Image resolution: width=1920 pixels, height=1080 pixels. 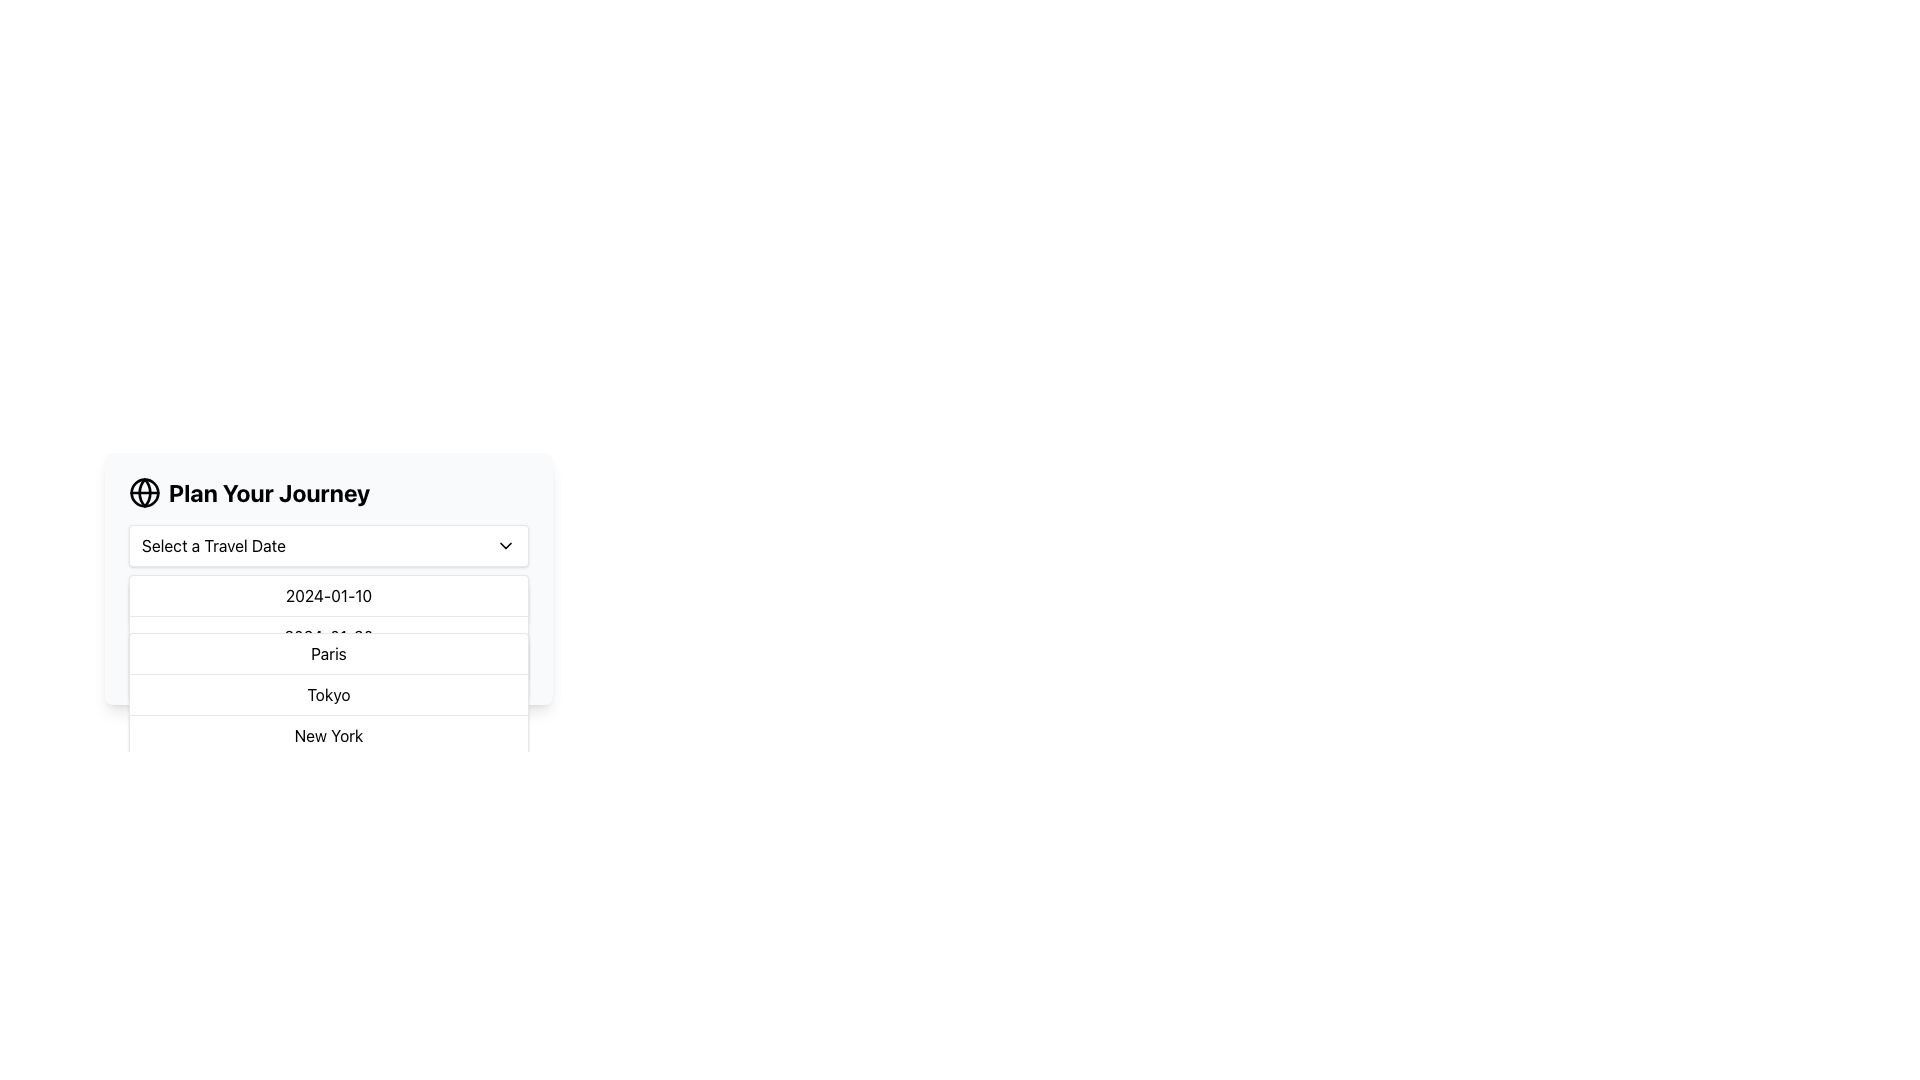 I want to click on the option in the dropdown menu, so click(x=329, y=693).